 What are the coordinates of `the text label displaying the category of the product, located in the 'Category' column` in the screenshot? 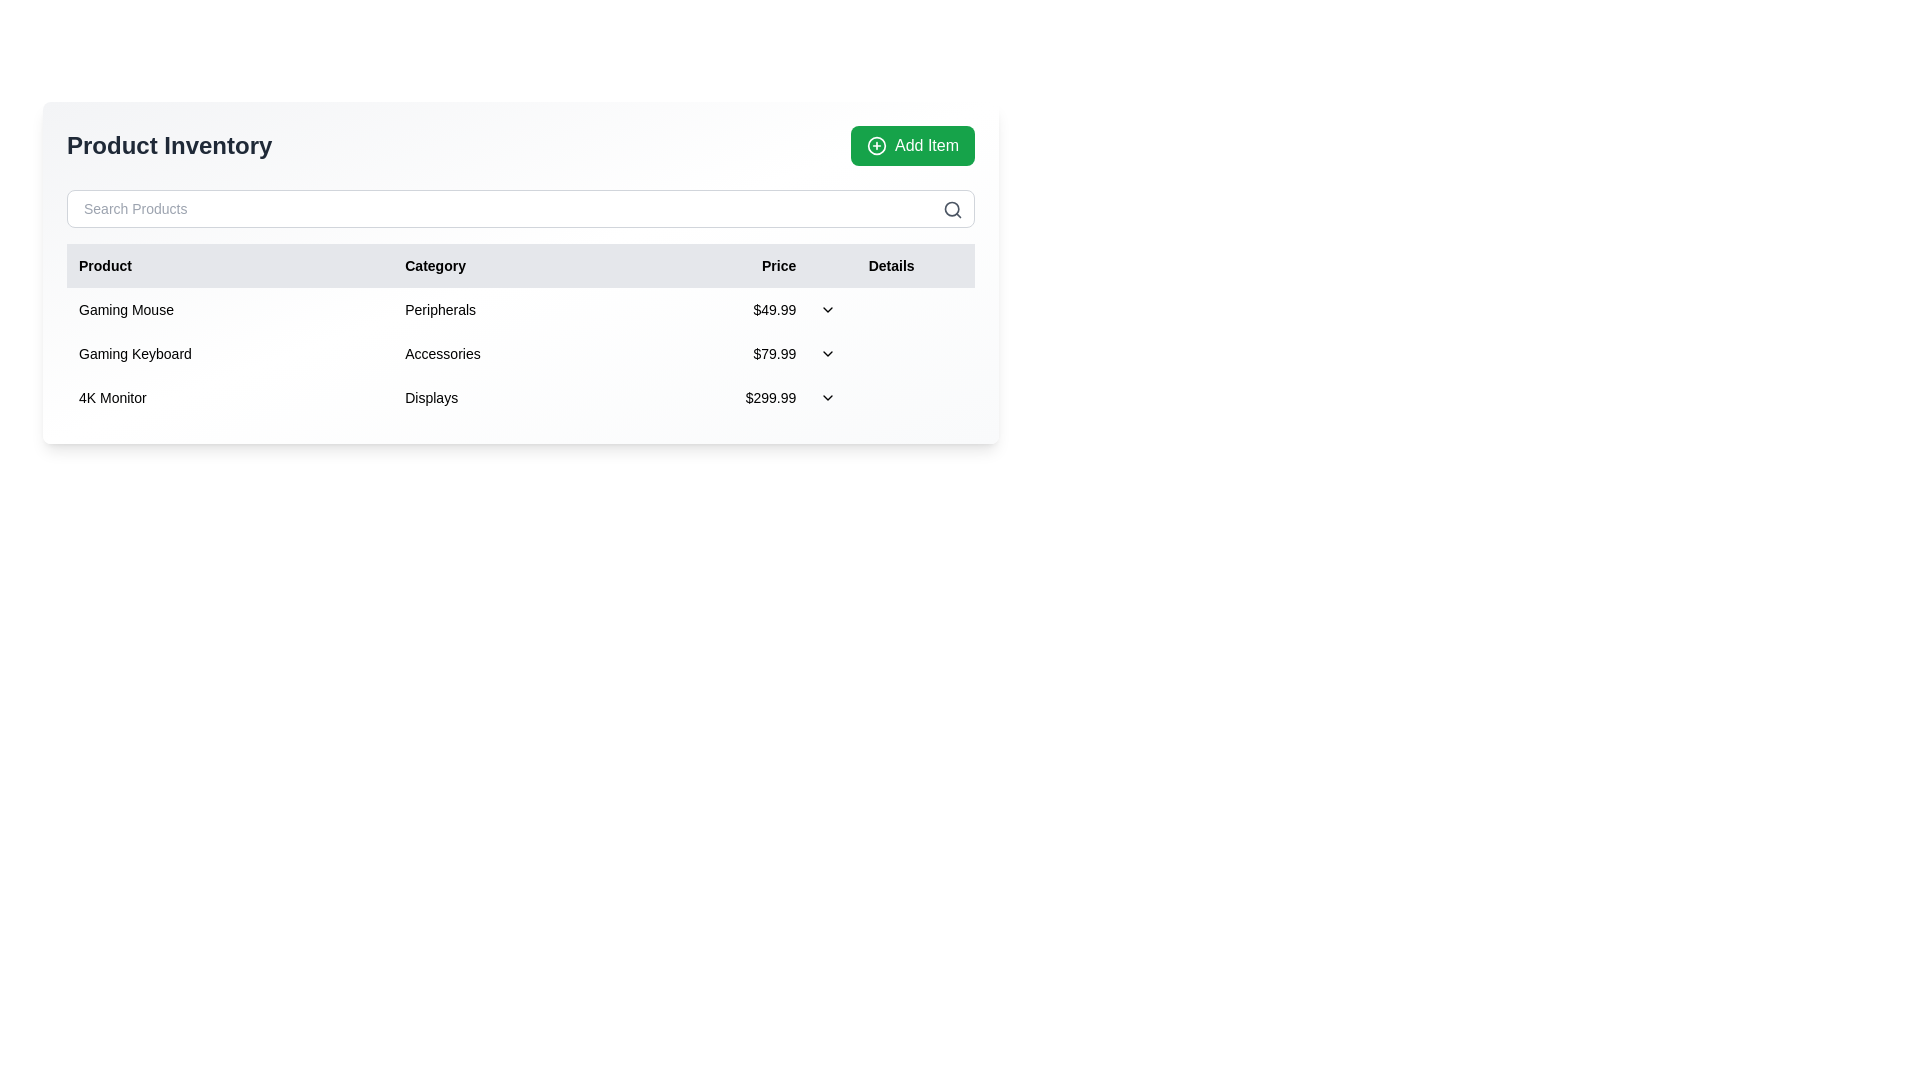 It's located at (511, 309).